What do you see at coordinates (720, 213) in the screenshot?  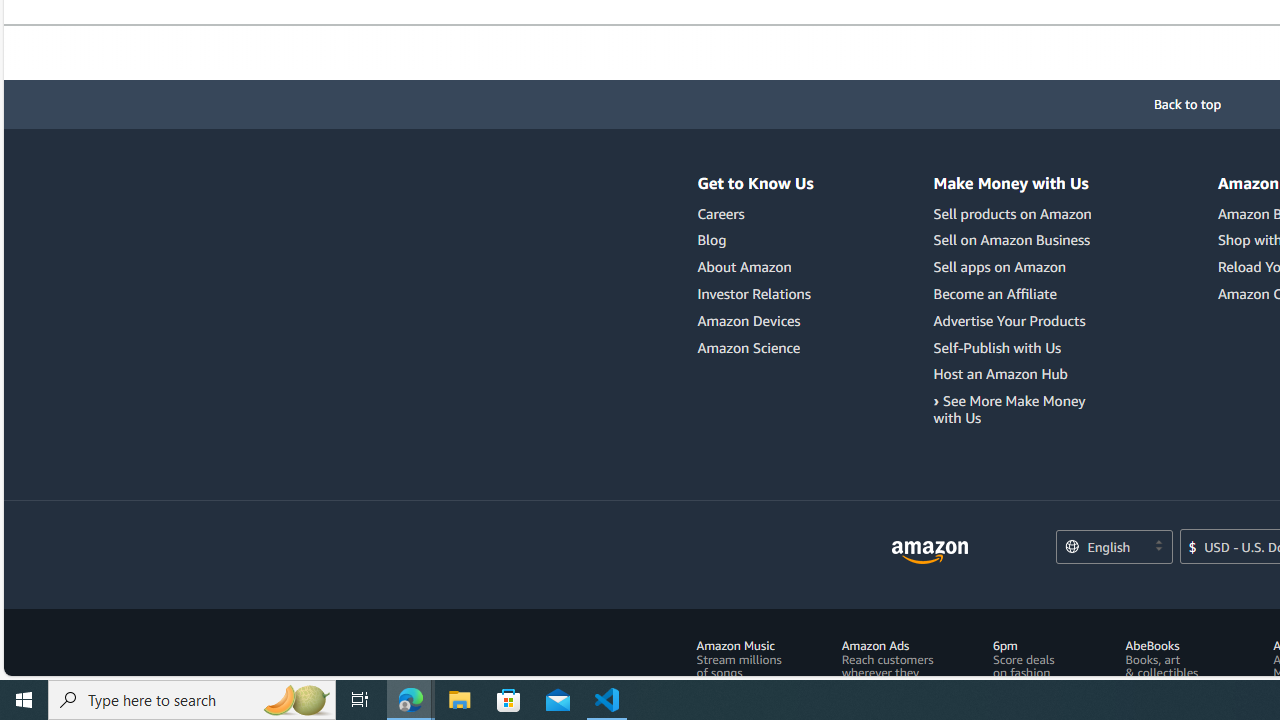 I see `'Careers'` at bounding box center [720, 213].